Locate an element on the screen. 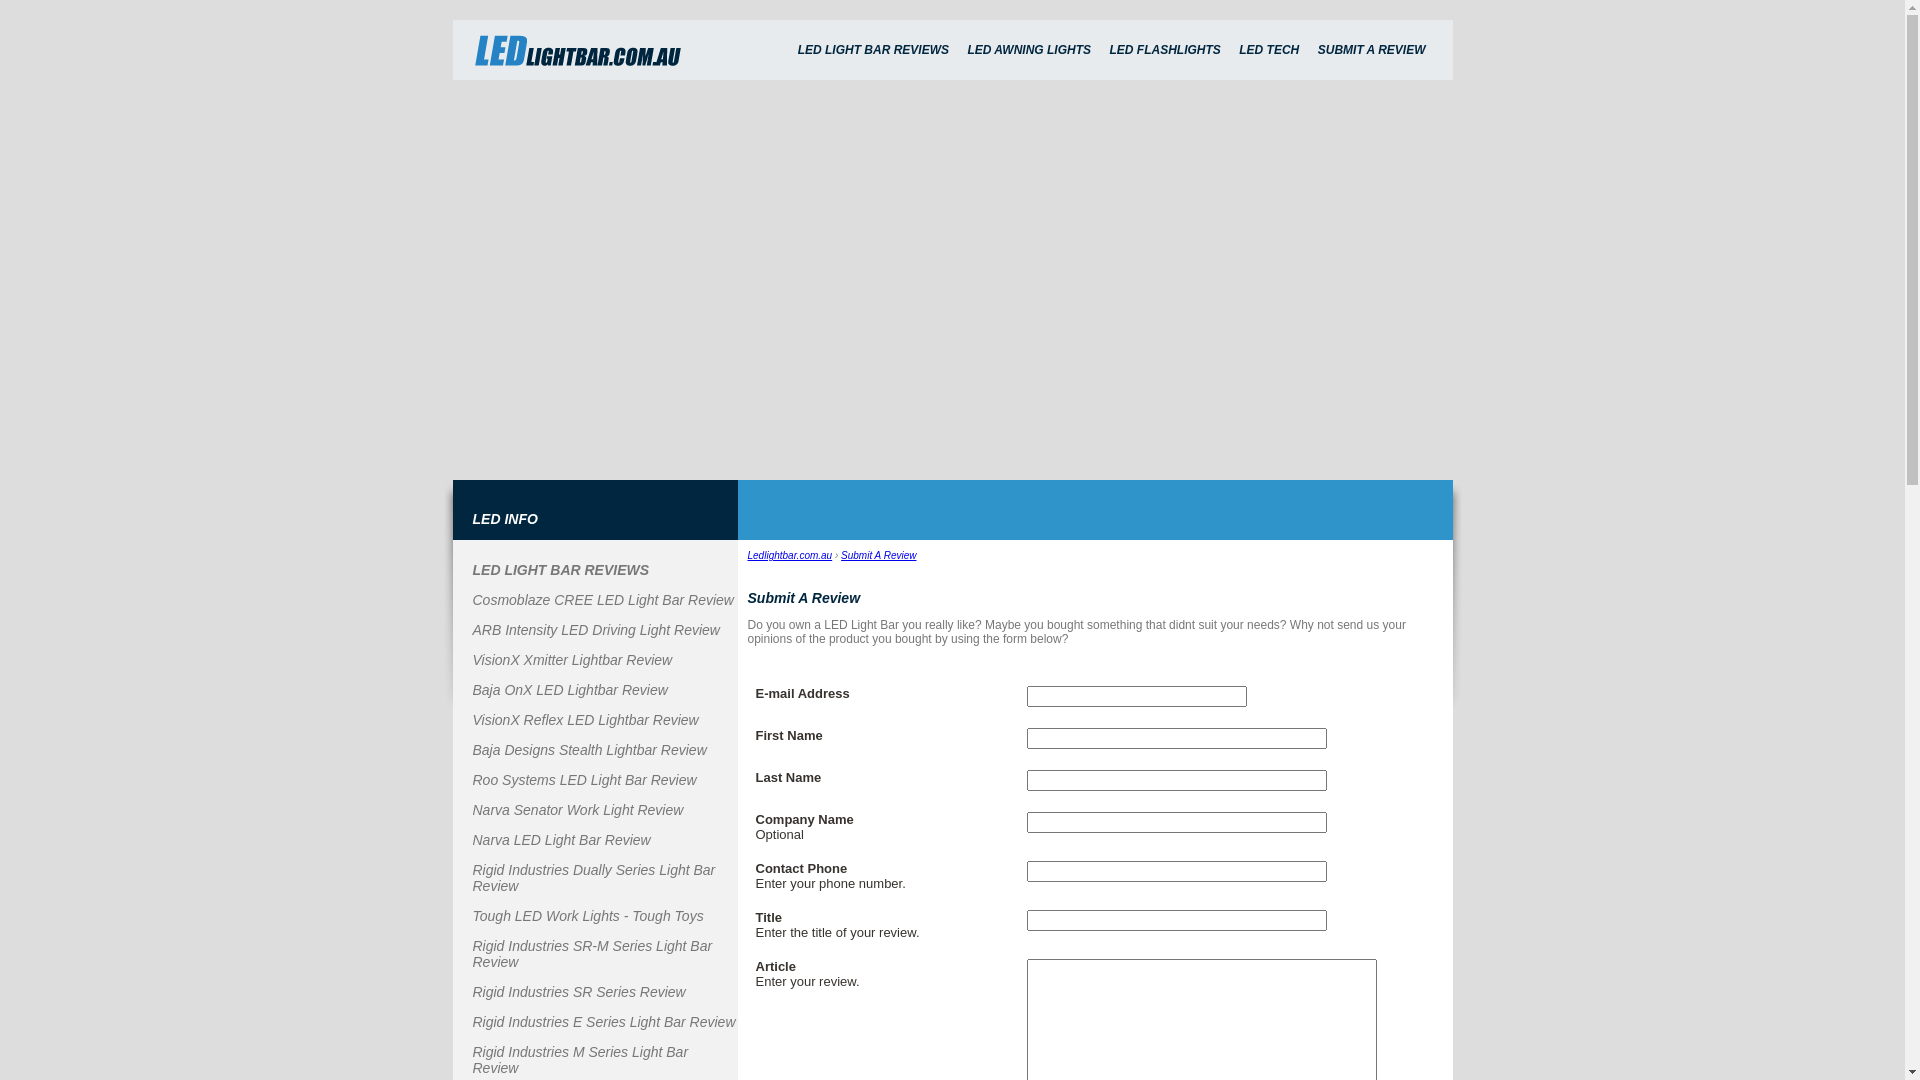 This screenshot has height=1080, width=1920. 'Rigid Industries Dually Series Light Bar Review' is located at coordinates (592, 877).